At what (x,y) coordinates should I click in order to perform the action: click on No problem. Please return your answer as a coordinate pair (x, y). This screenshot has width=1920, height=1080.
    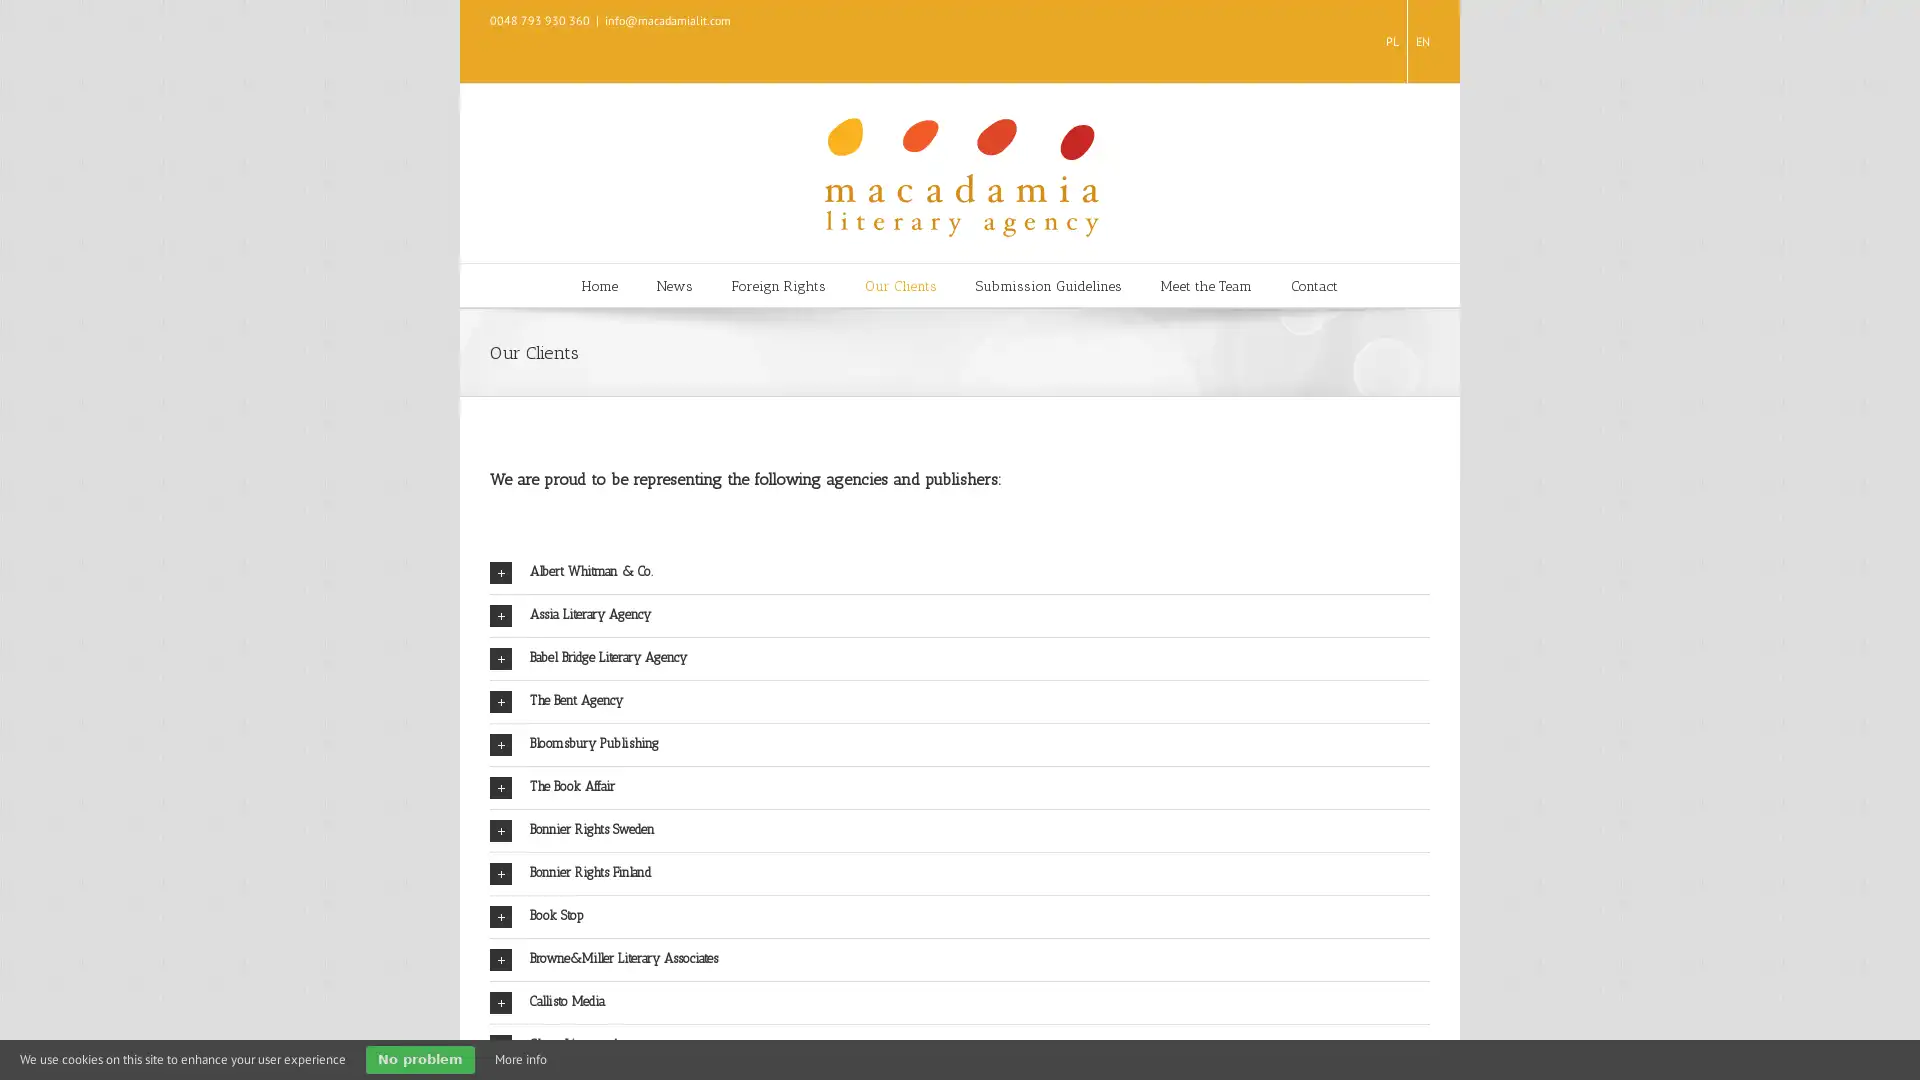
    Looking at the image, I should click on (419, 1059).